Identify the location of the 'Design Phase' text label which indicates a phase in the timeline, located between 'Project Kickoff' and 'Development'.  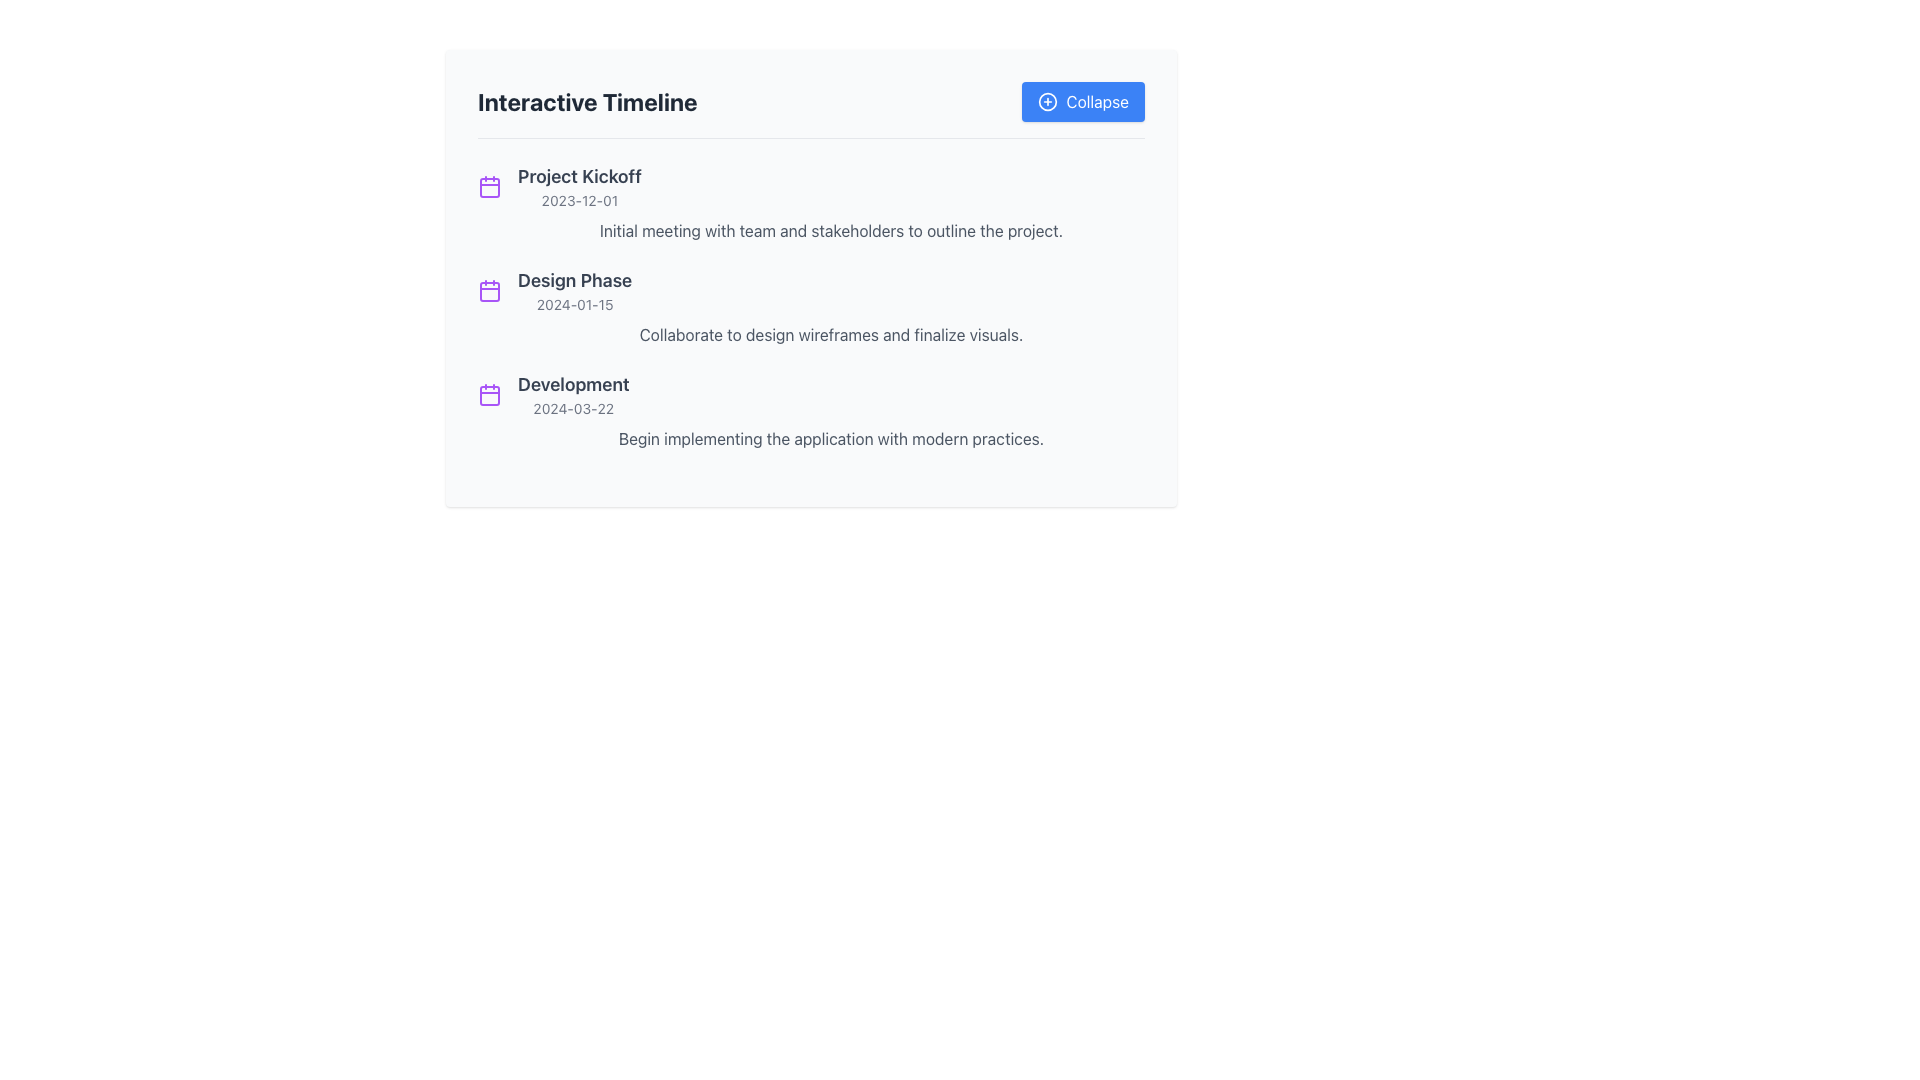
(574, 281).